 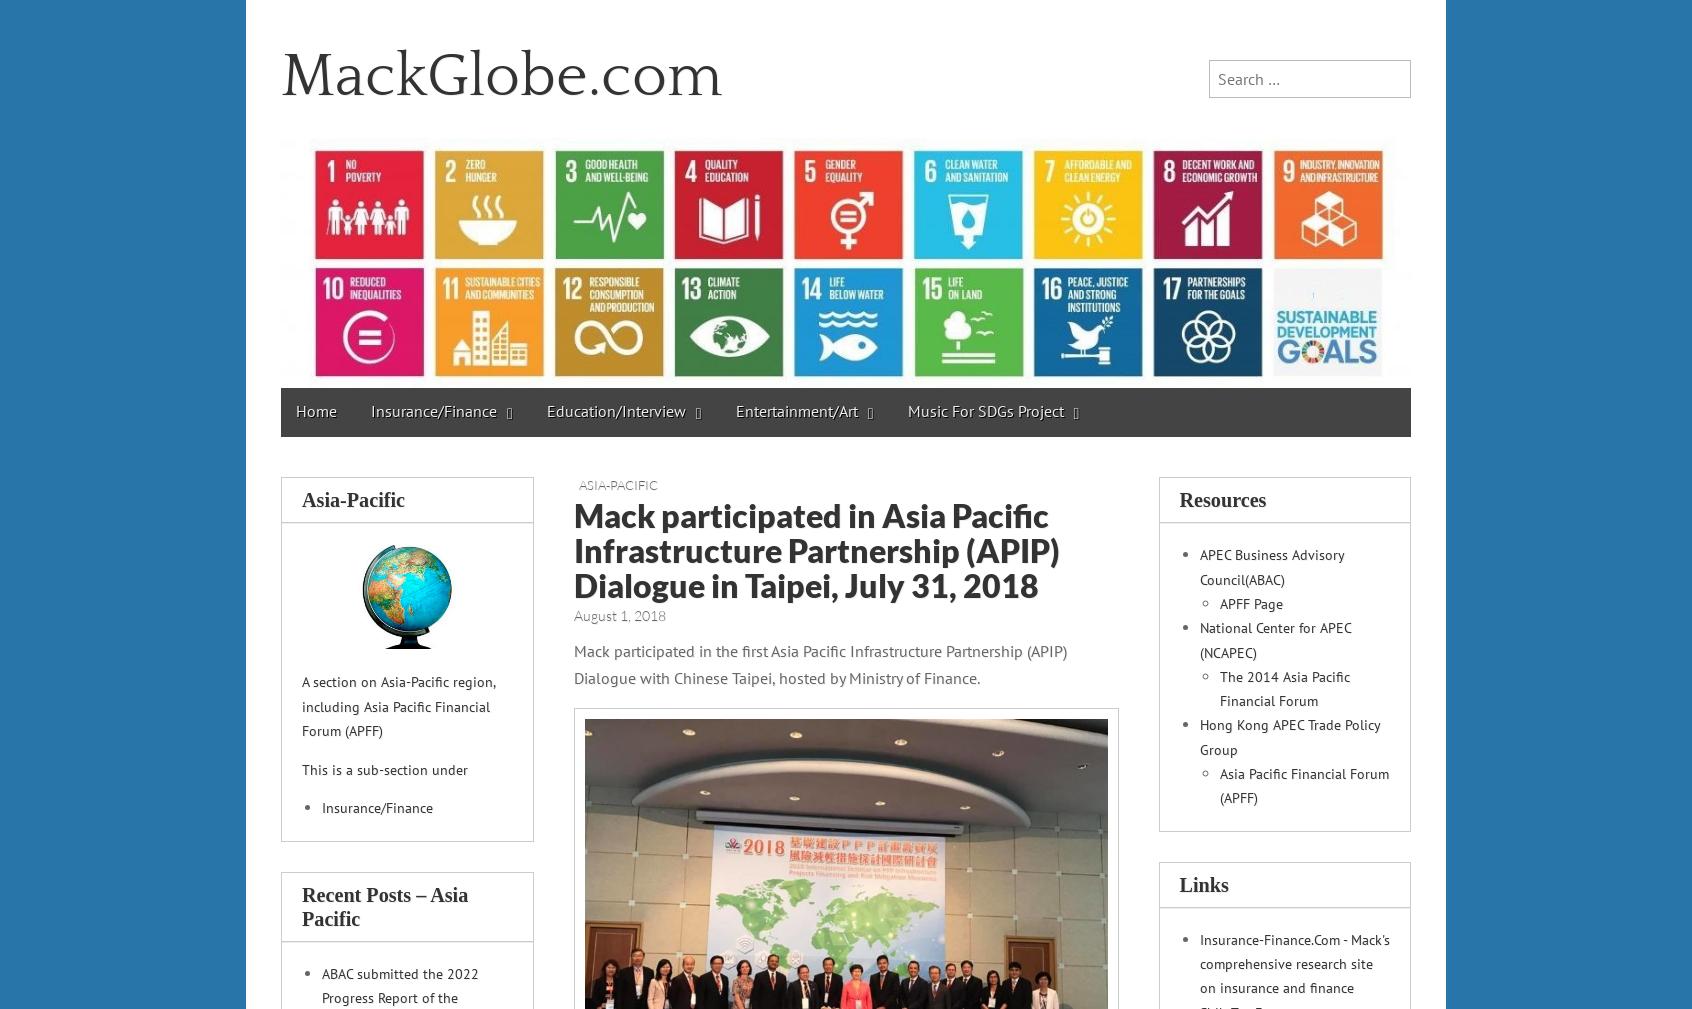 What do you see at coordinates (572, 614) in the screenshot?
I see `'August 1, 2018'` at bounding box center [572, 614].